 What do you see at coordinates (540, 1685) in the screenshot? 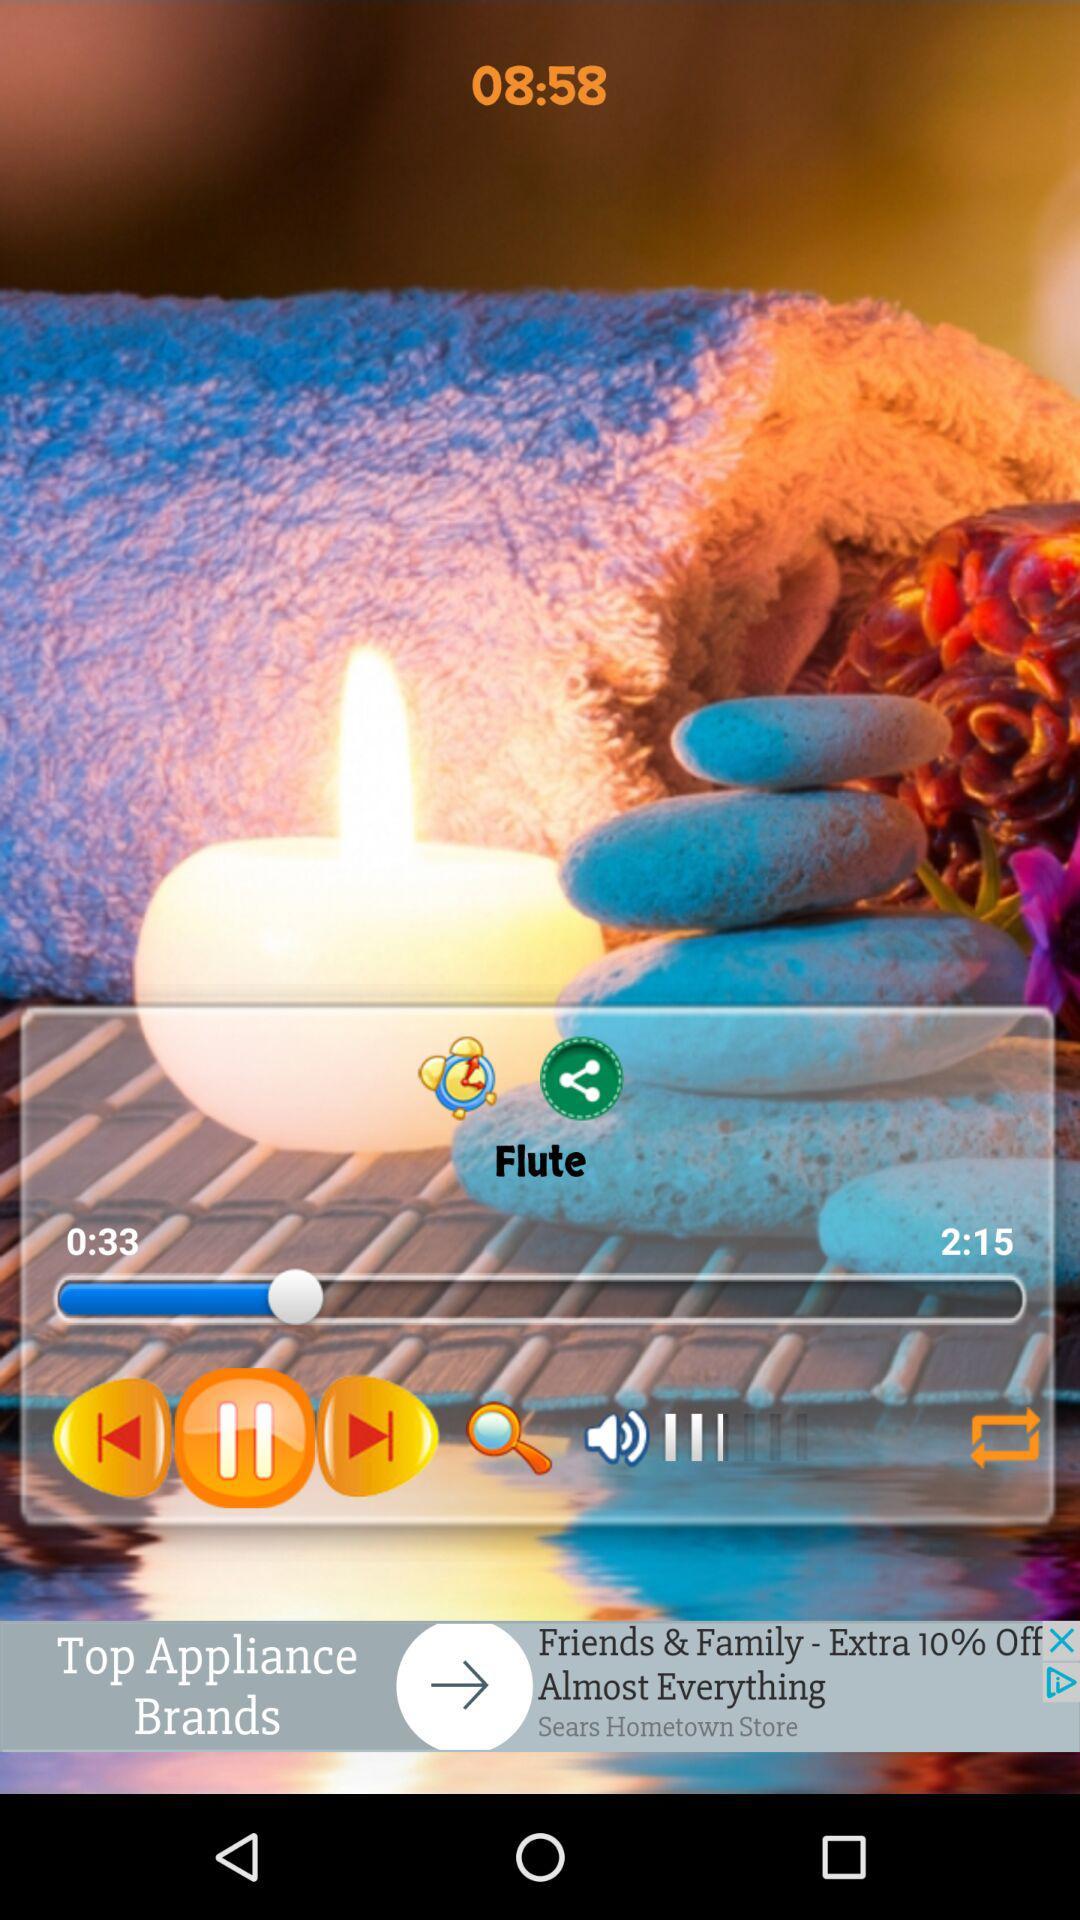
I see `advertisement` at bounding box center [540, 1685].